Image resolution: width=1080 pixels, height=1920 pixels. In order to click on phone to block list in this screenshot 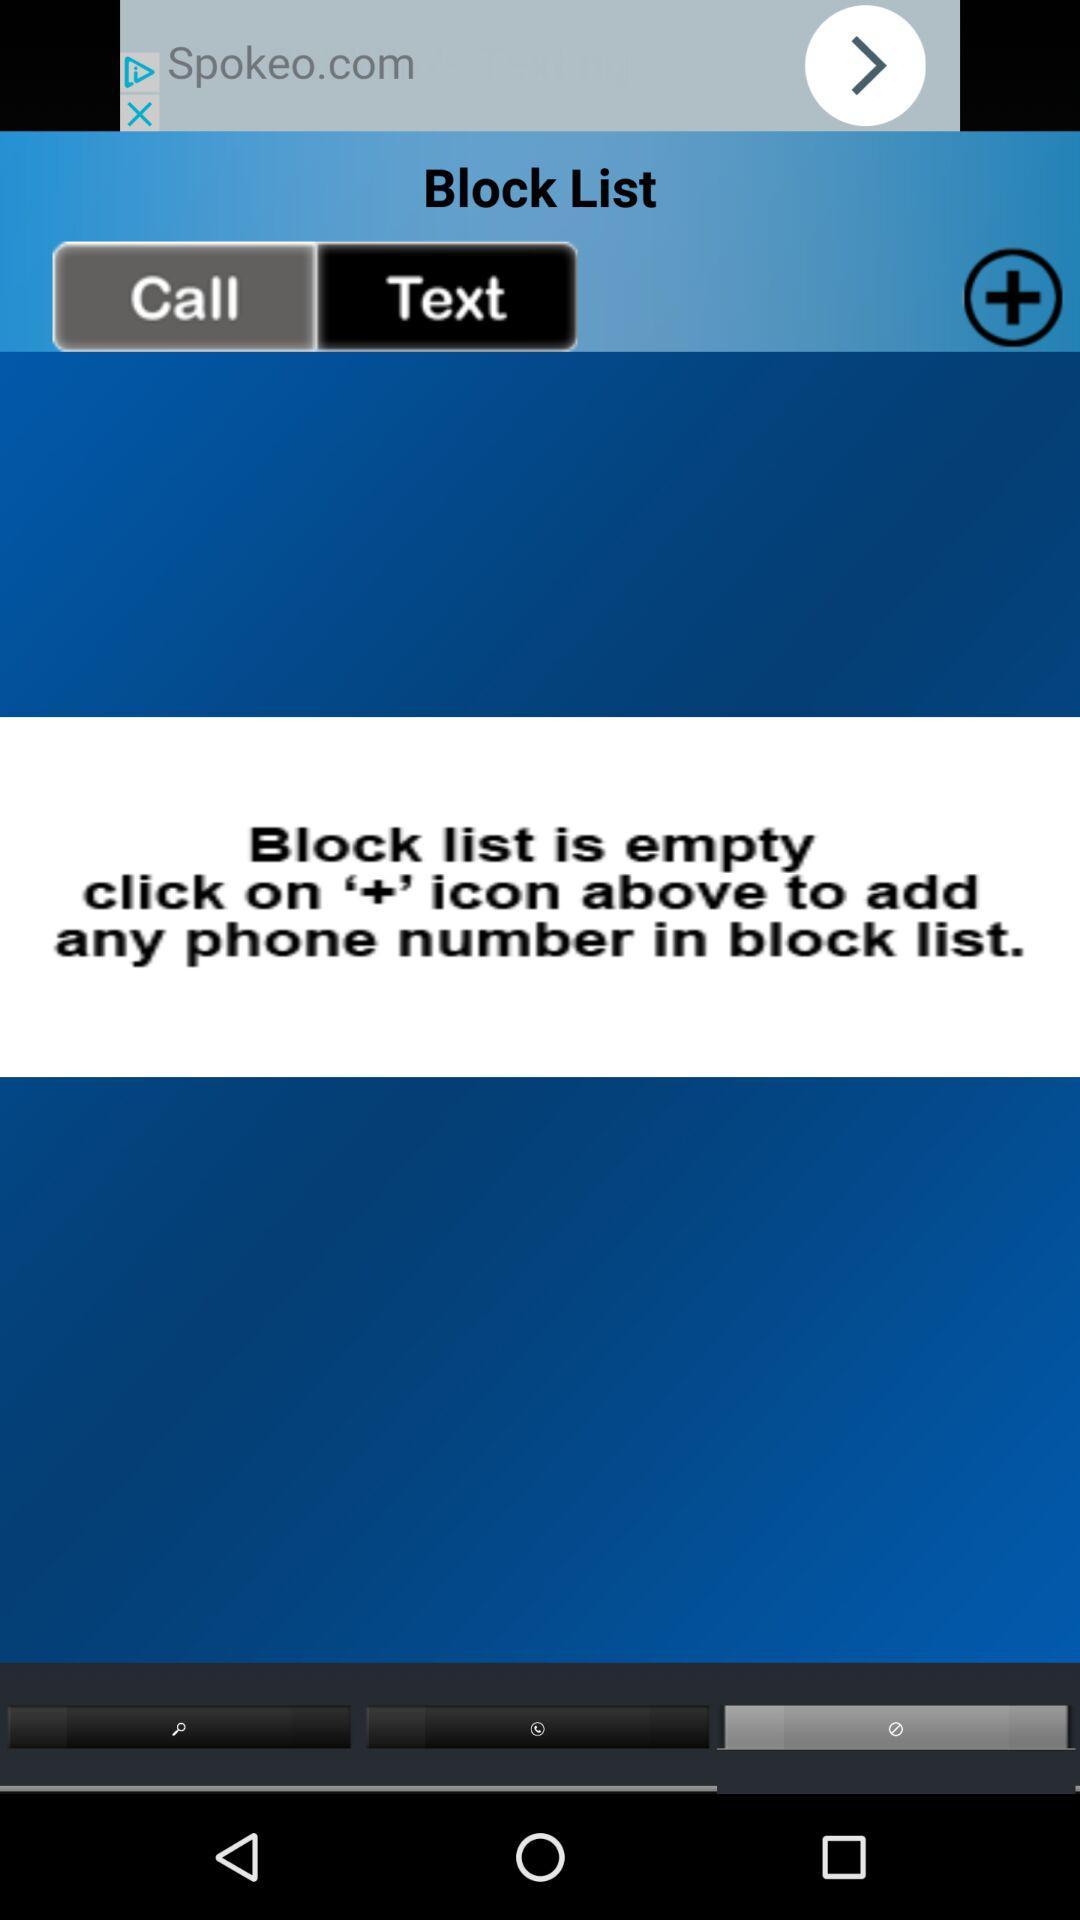, I will do `click(1009, 295)`.